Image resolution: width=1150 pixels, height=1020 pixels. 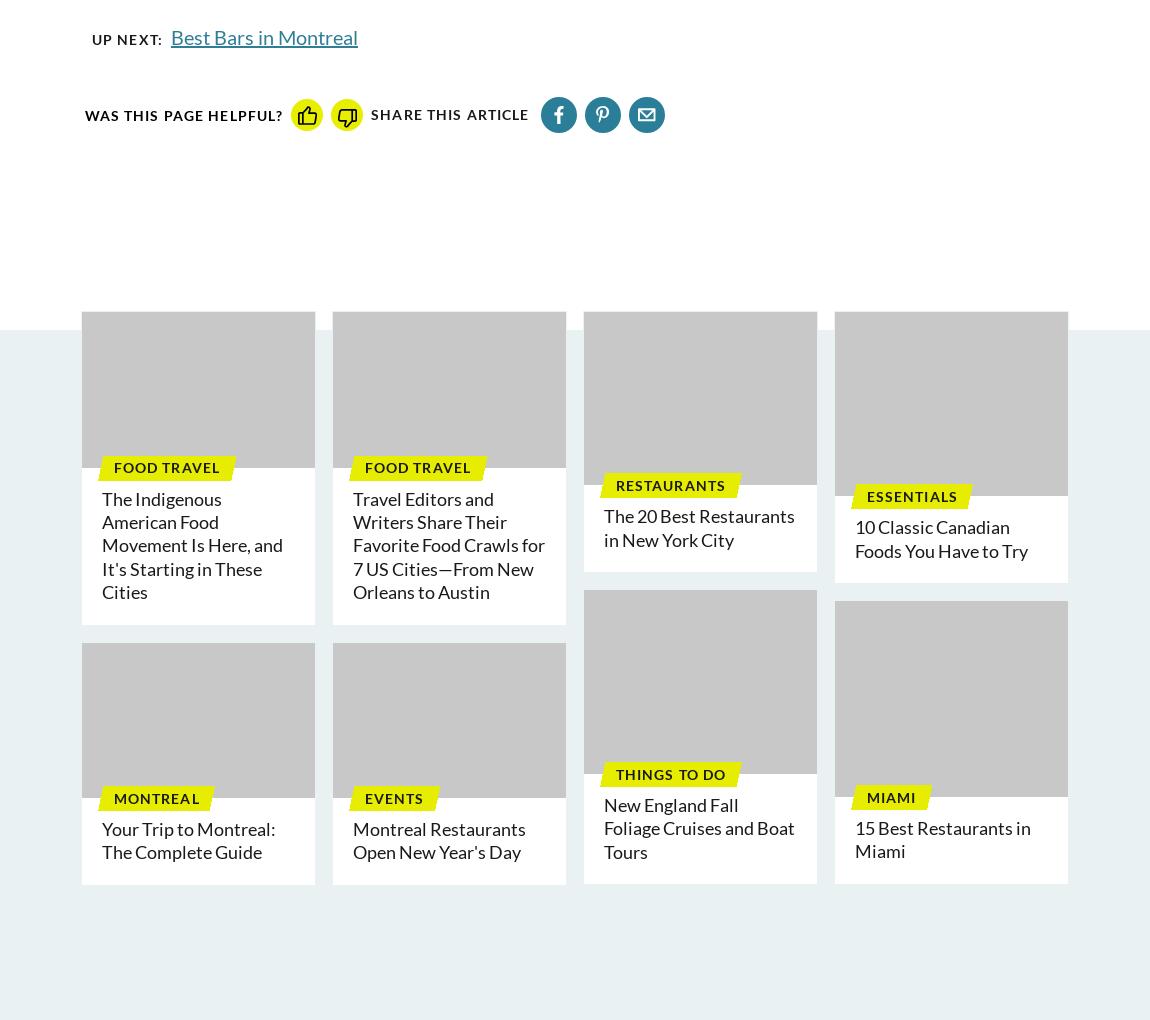 I want to click on 'Was this page helpful?', so click(x=182, y=113).